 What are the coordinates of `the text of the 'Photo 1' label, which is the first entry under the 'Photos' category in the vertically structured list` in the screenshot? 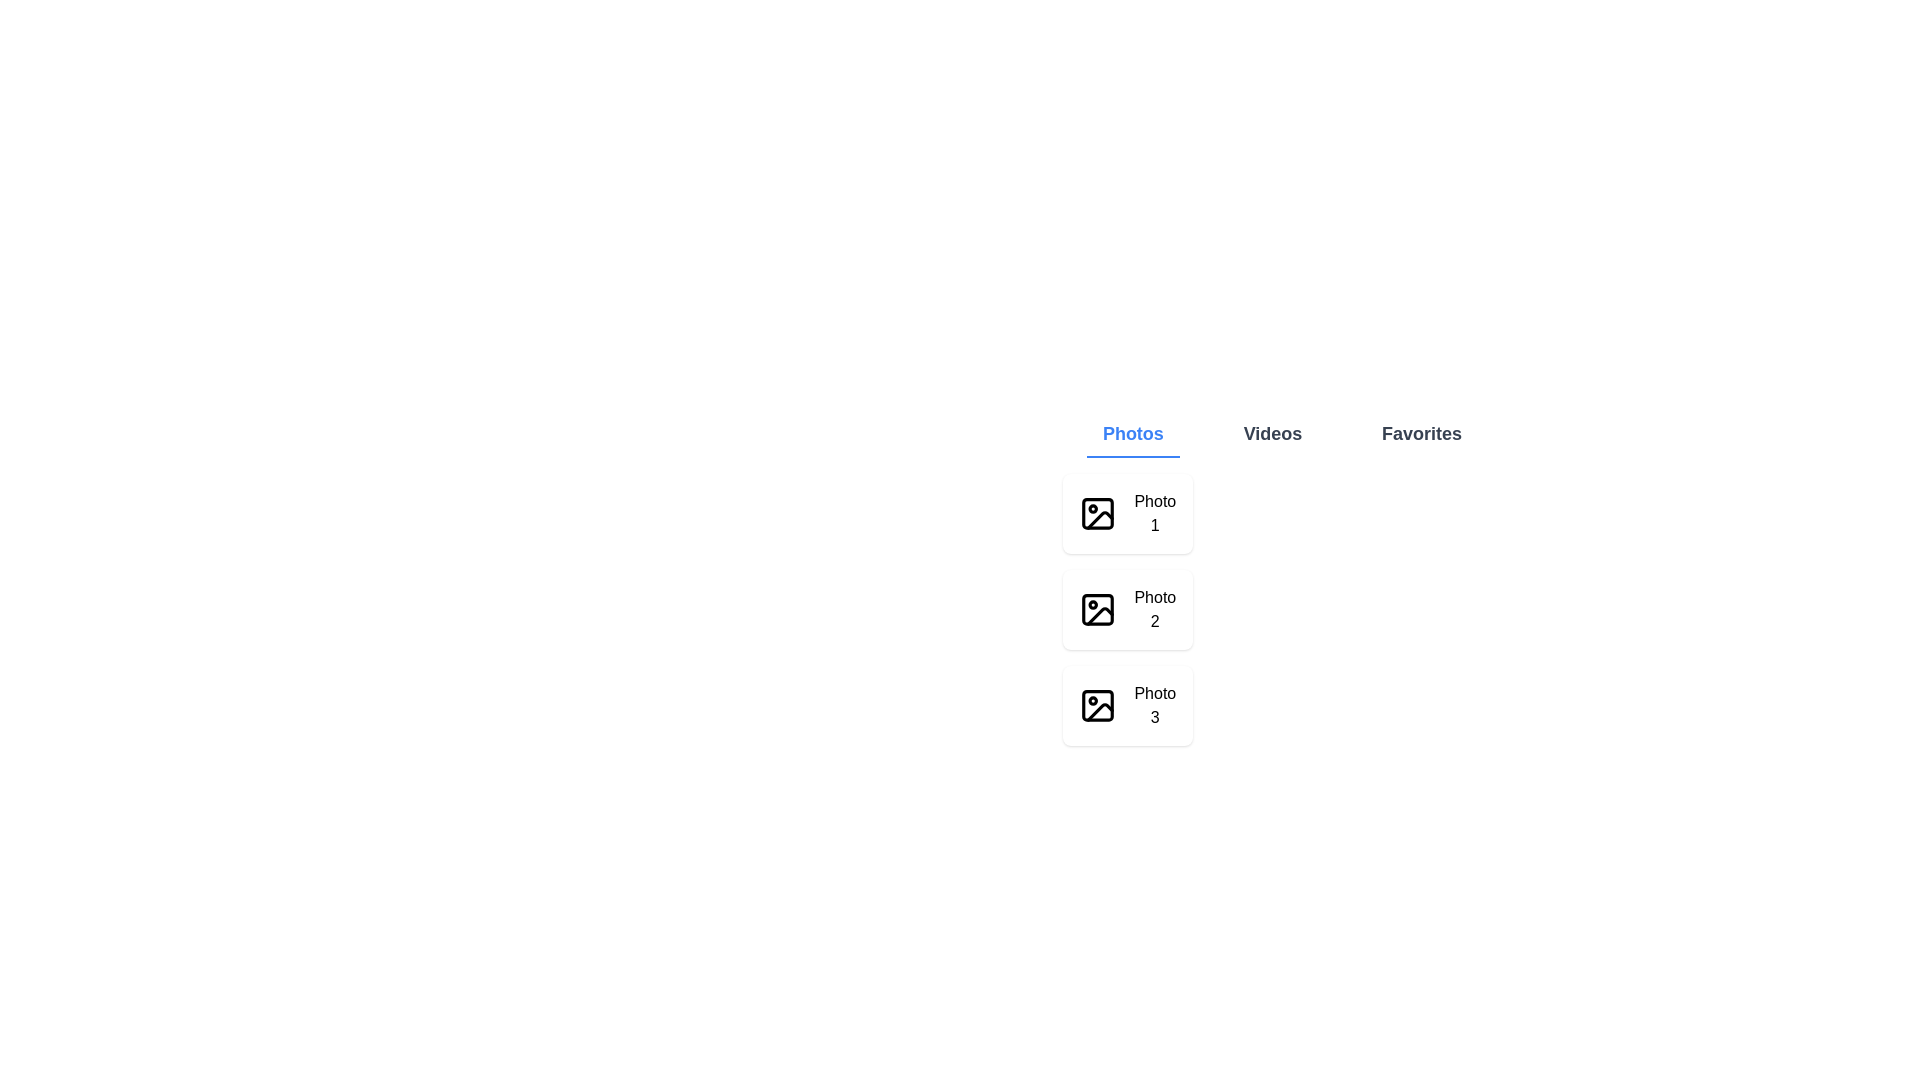 It's located at (1155, 512).